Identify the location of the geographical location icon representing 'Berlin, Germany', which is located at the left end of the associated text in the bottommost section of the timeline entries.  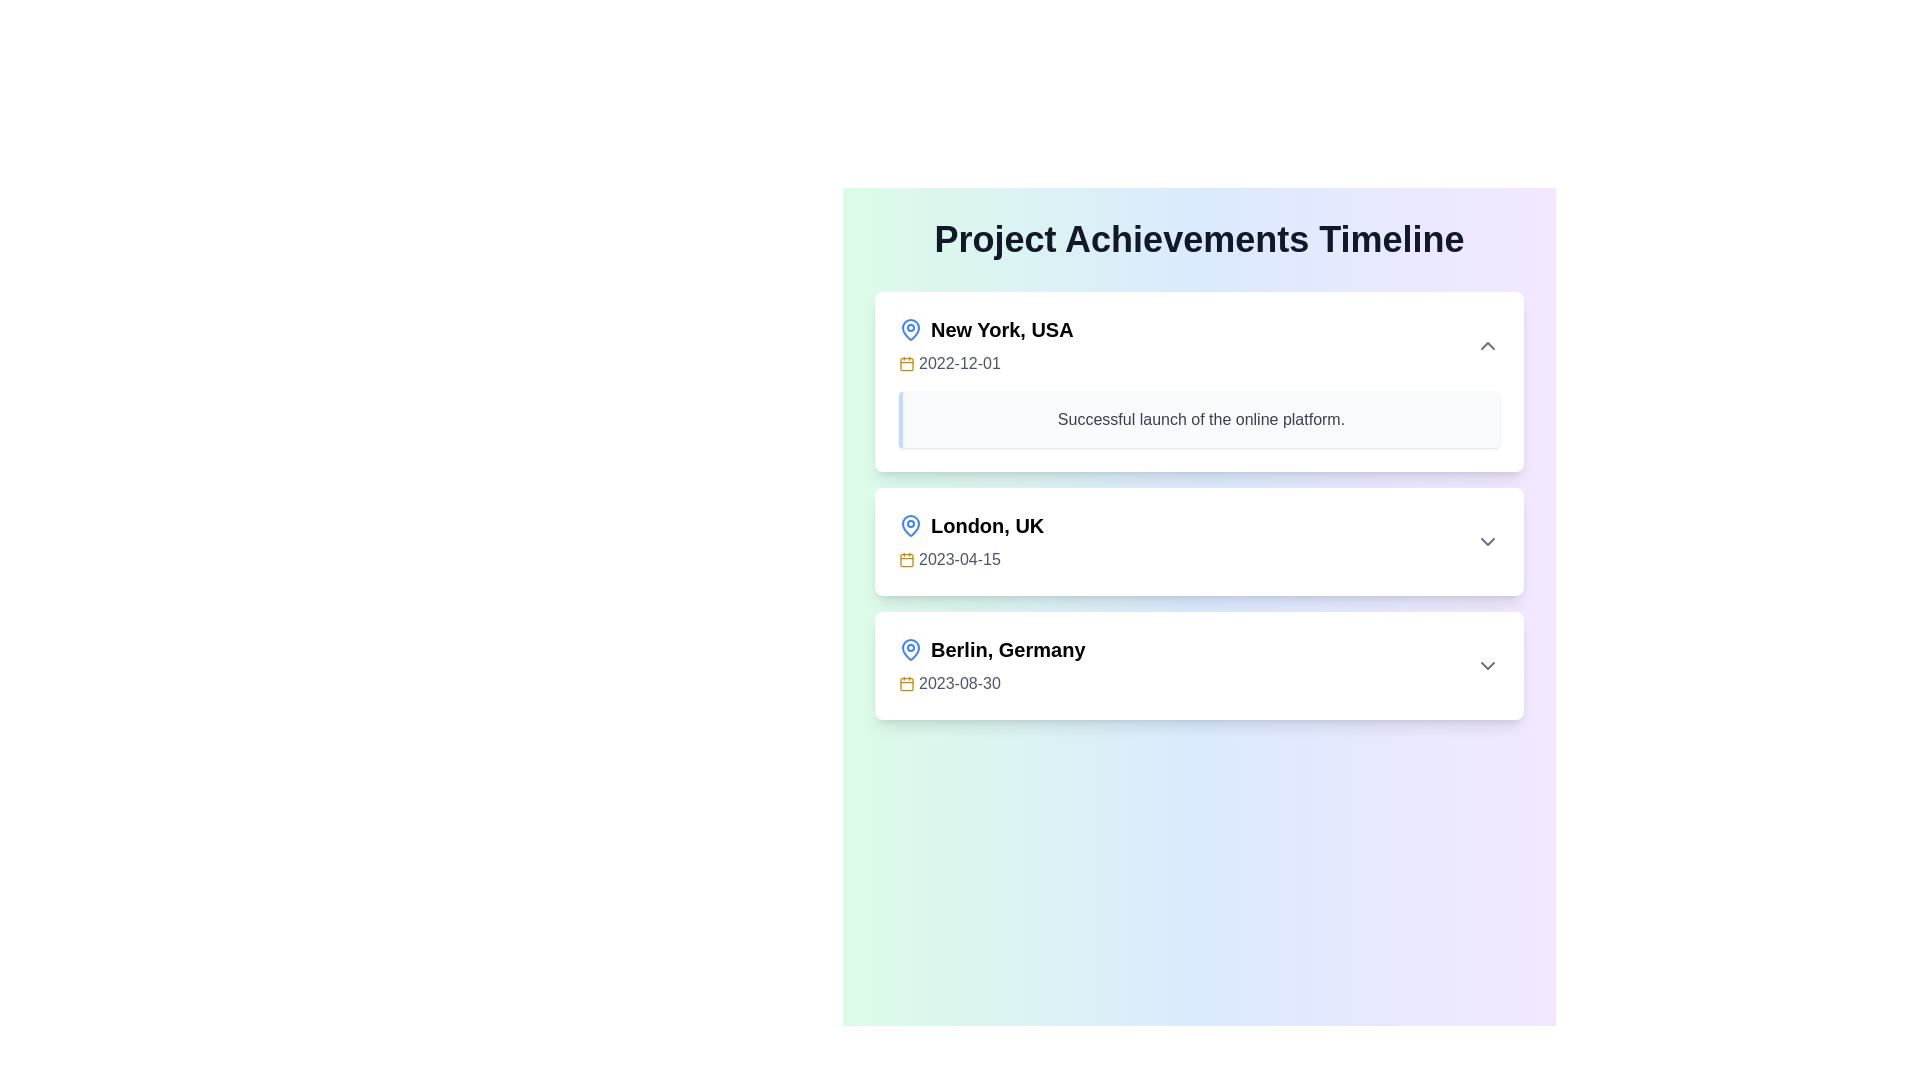
(910, 650).